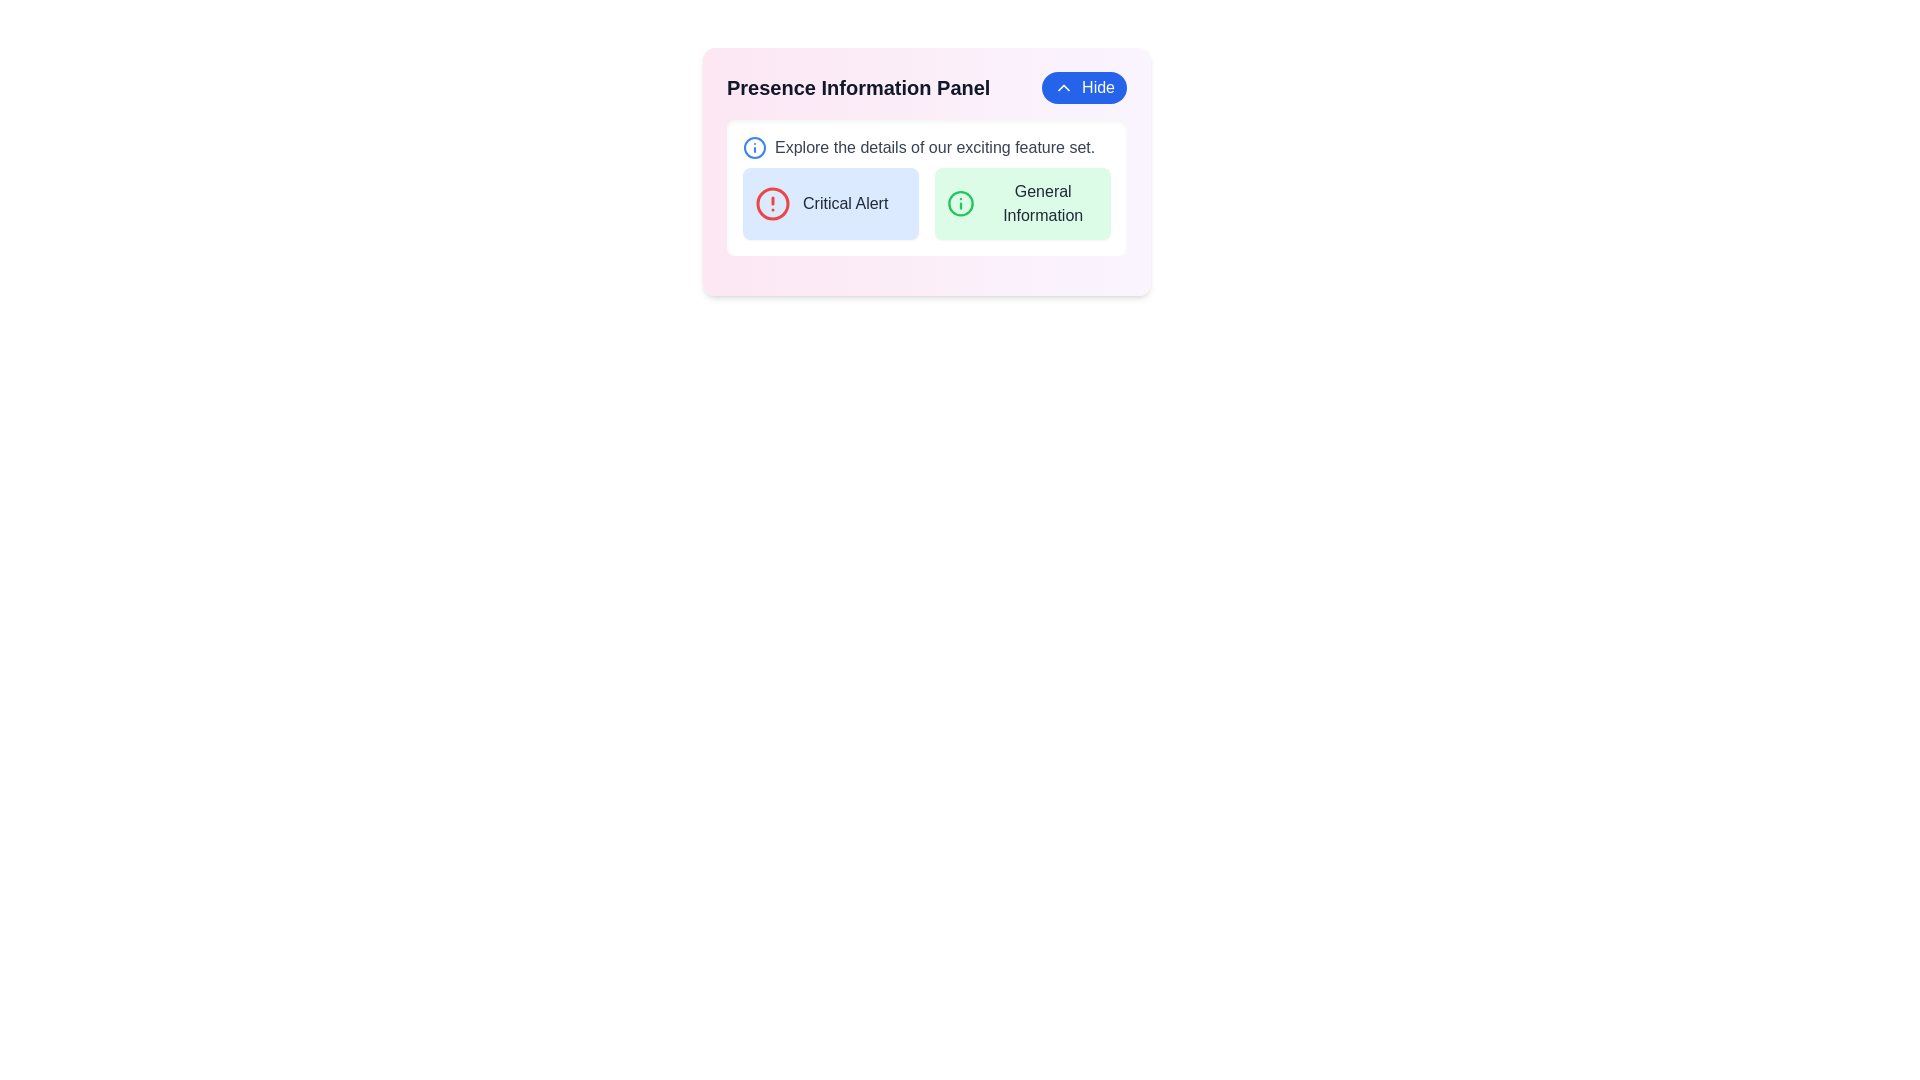  I want to click on title text of the header element that spans the top of the panel and contains an interactive button for hiding the panel, so click(925, 87).